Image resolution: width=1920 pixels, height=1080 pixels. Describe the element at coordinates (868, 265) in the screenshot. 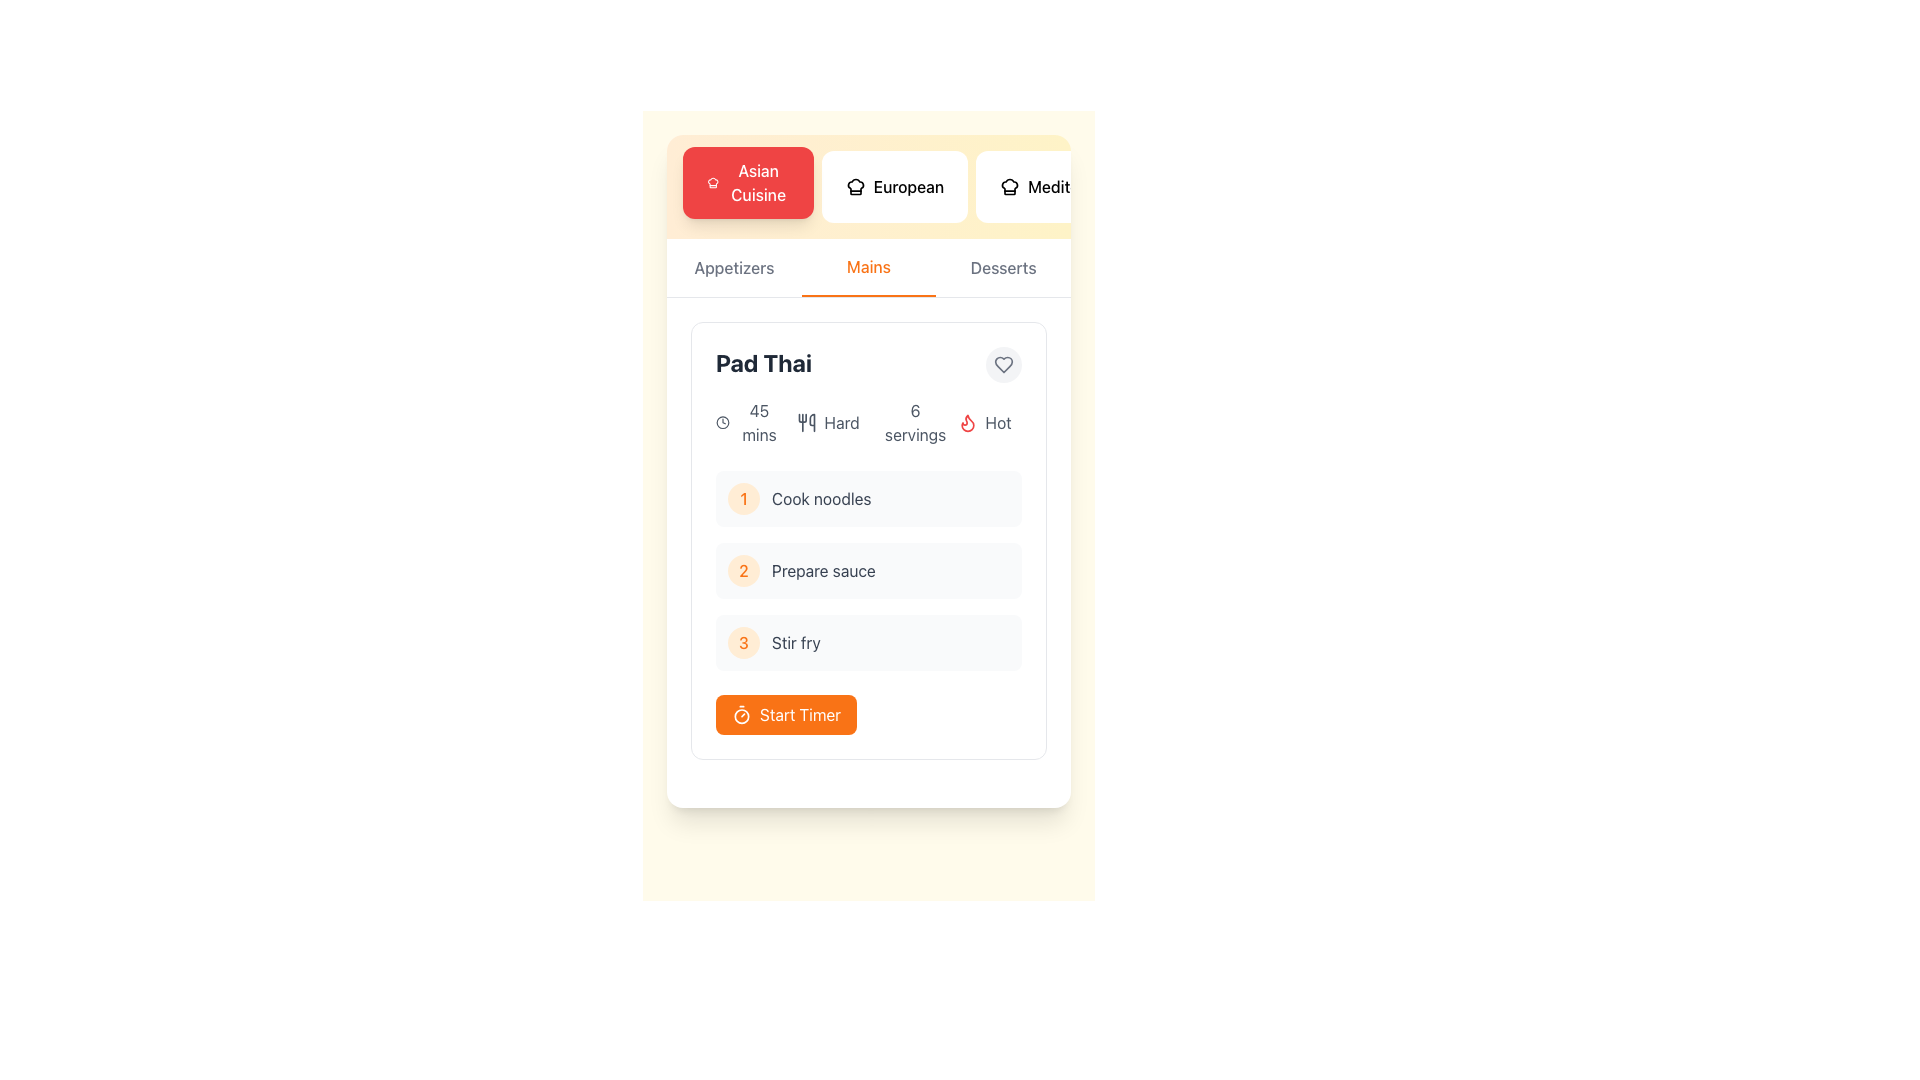

I see `text of the active navigation tab labeled 'Mains', which is highlighted in vibrant orange and underlined, indicating it is currently selected` at that location.